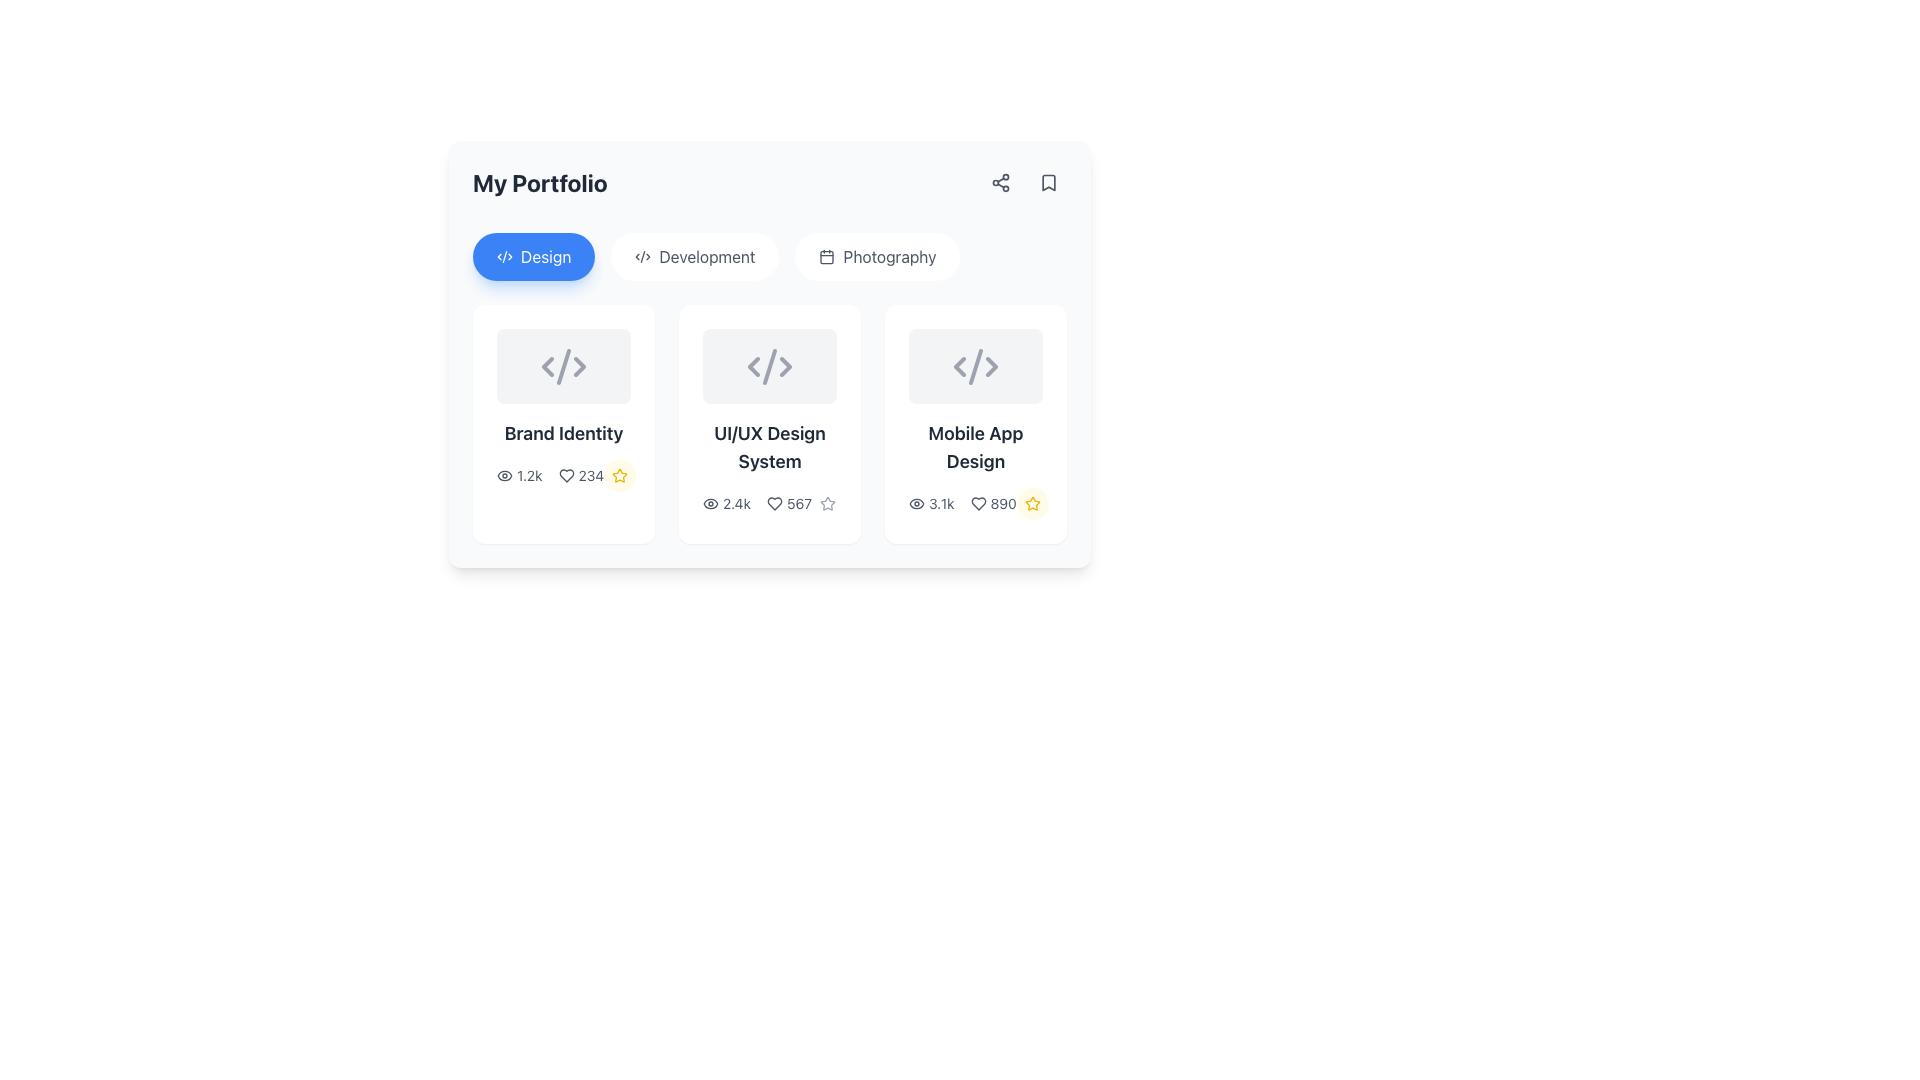  Describe the element at coordinates (504, 475) in the screenshot. I see `the eye icon representing visibility, located in the 'Brand Identity' card, which precedes the view count '1.2k'` at that location.